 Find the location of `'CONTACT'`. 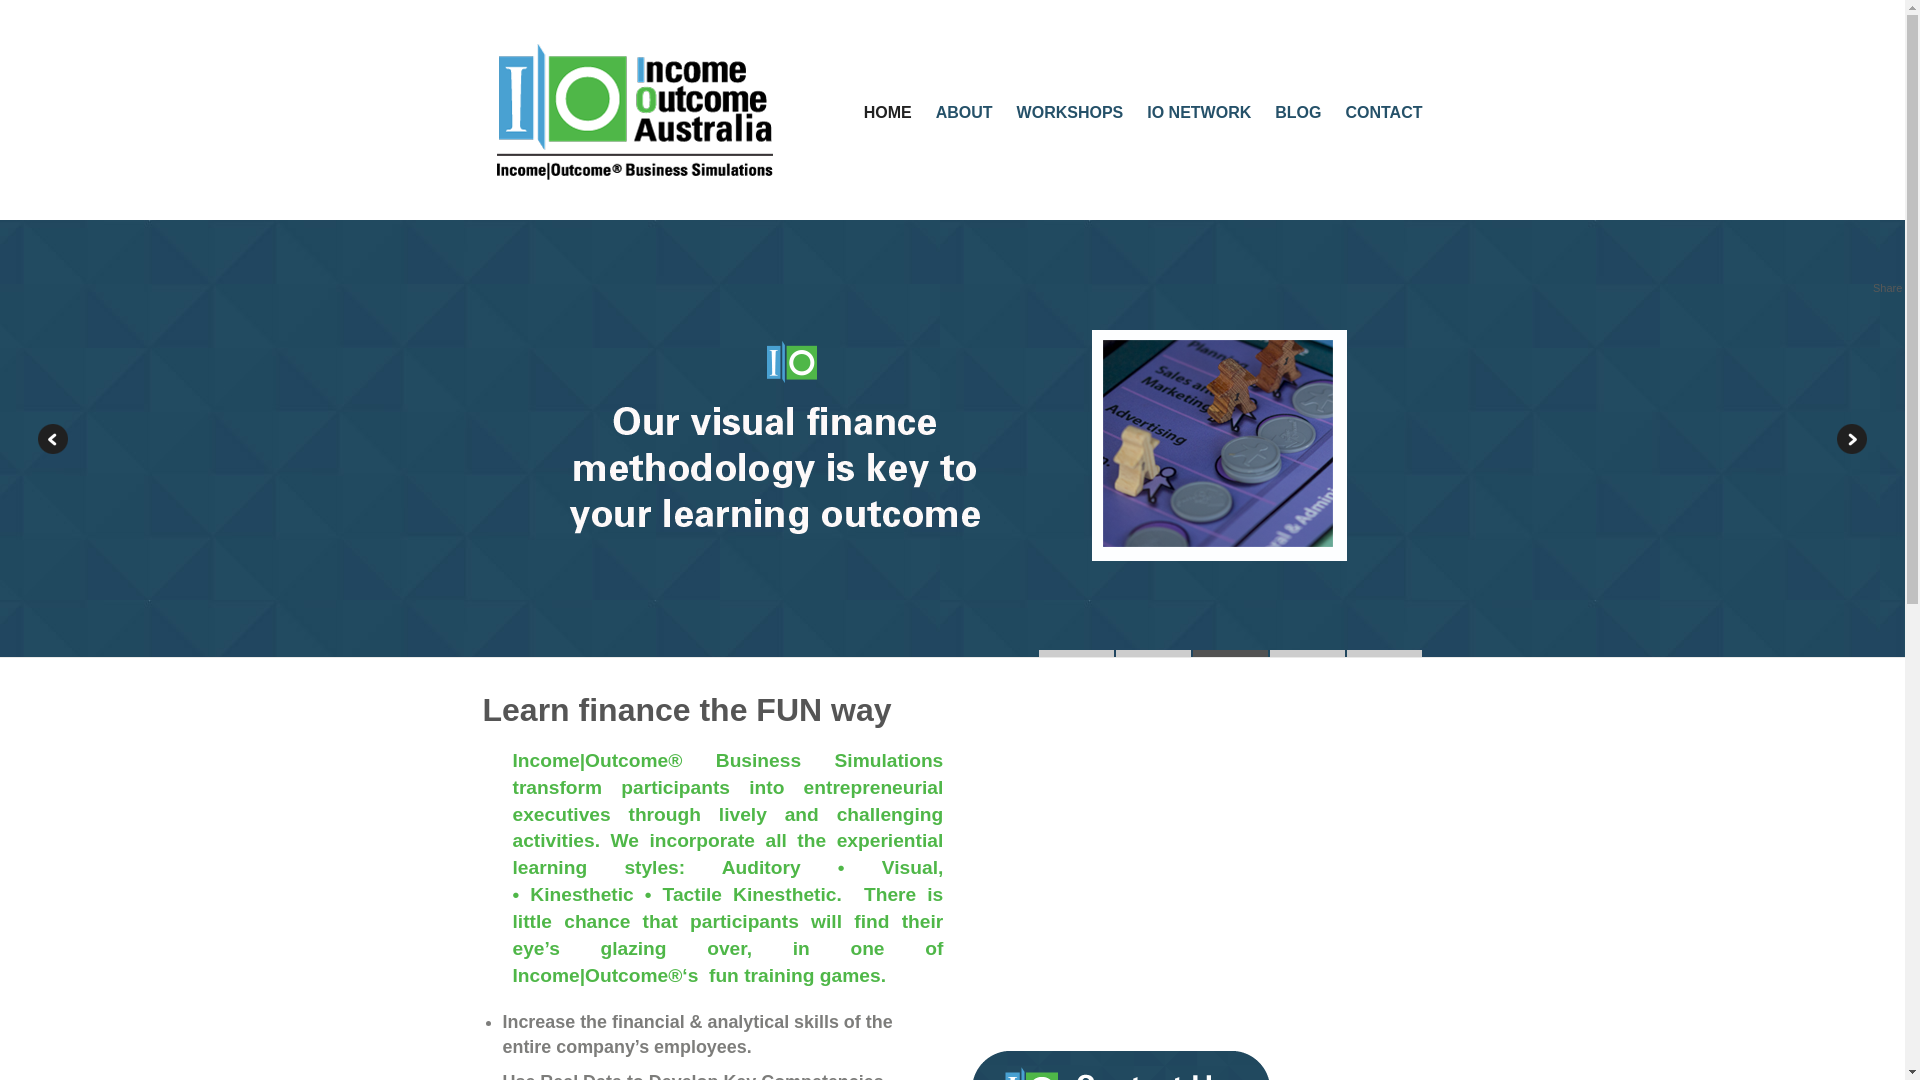

'CONTACT' is located at coordinates (1382, 112).